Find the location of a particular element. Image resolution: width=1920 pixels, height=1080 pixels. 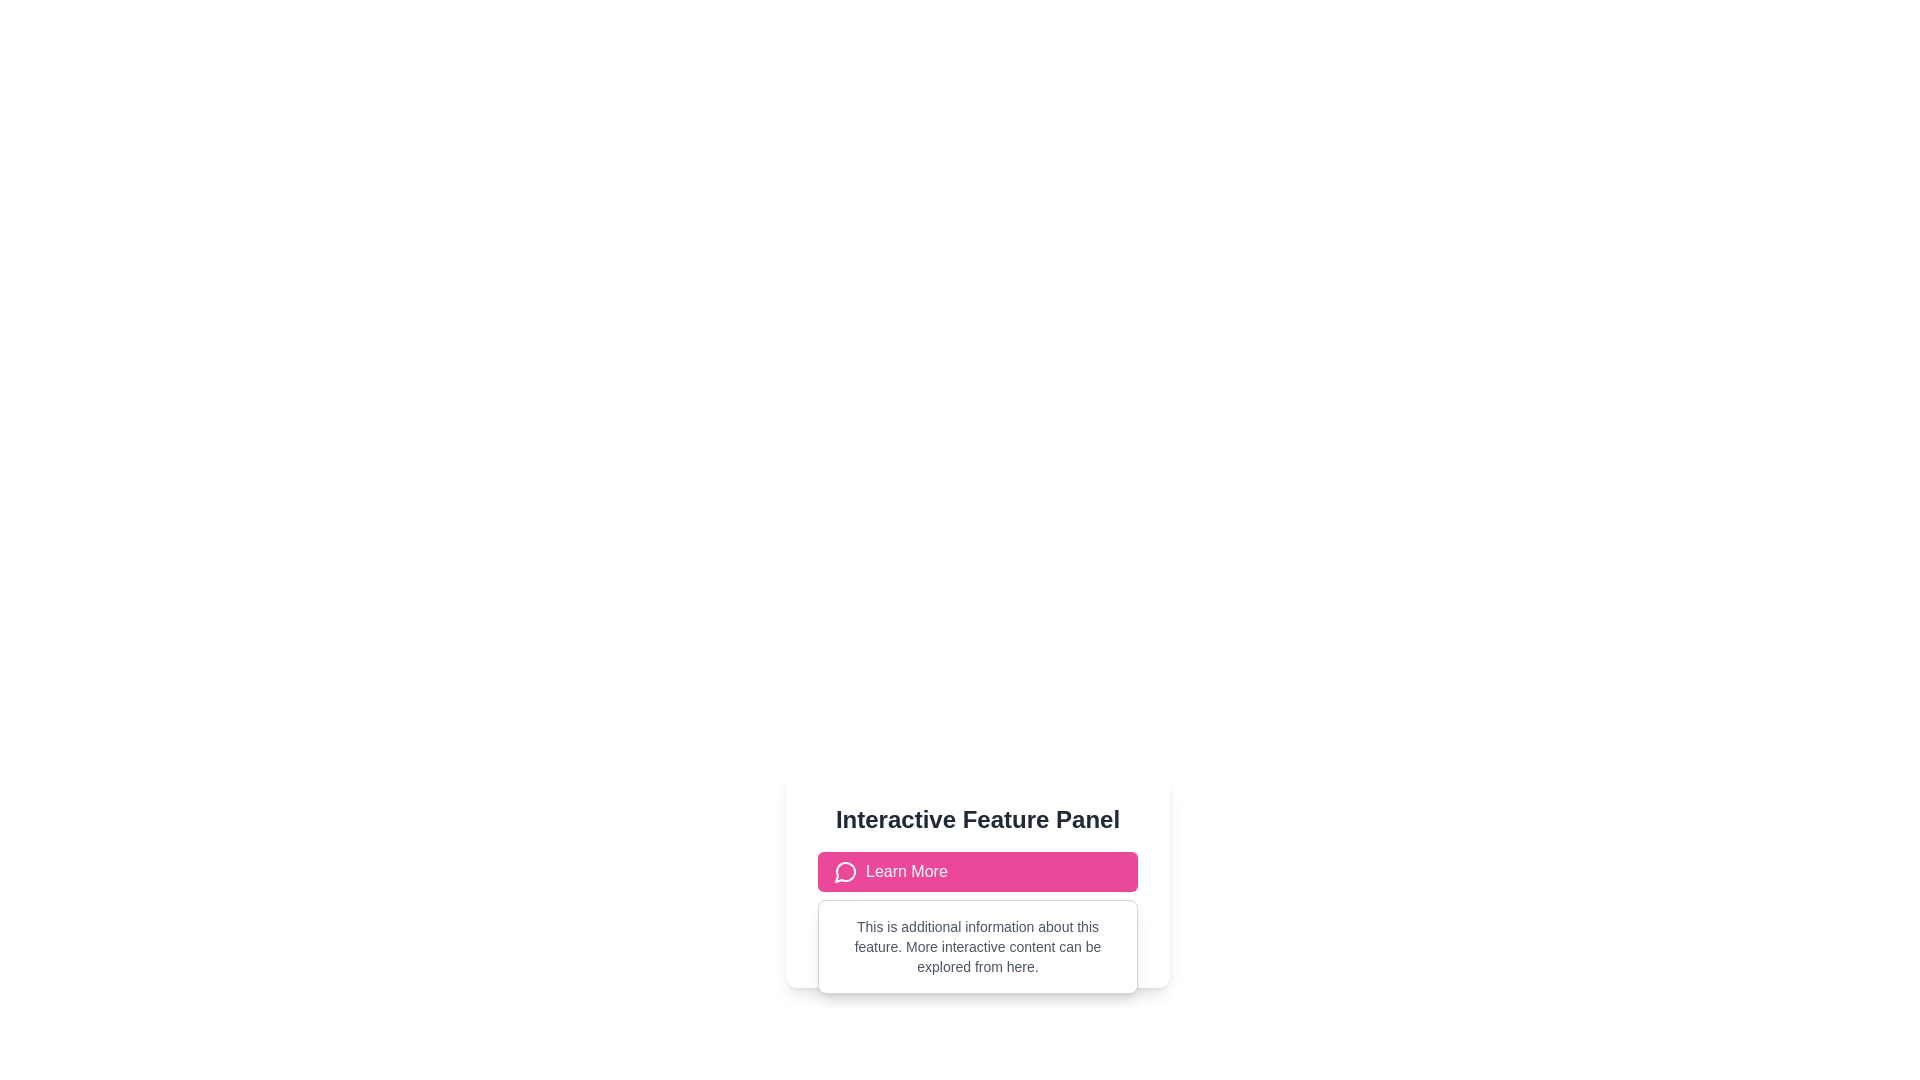

the 'Interactive Feature Panel' text label that is styled with a bold font weight and dark gray color, positioned centrally at the top of the panel is located at coordinates (978, 820).